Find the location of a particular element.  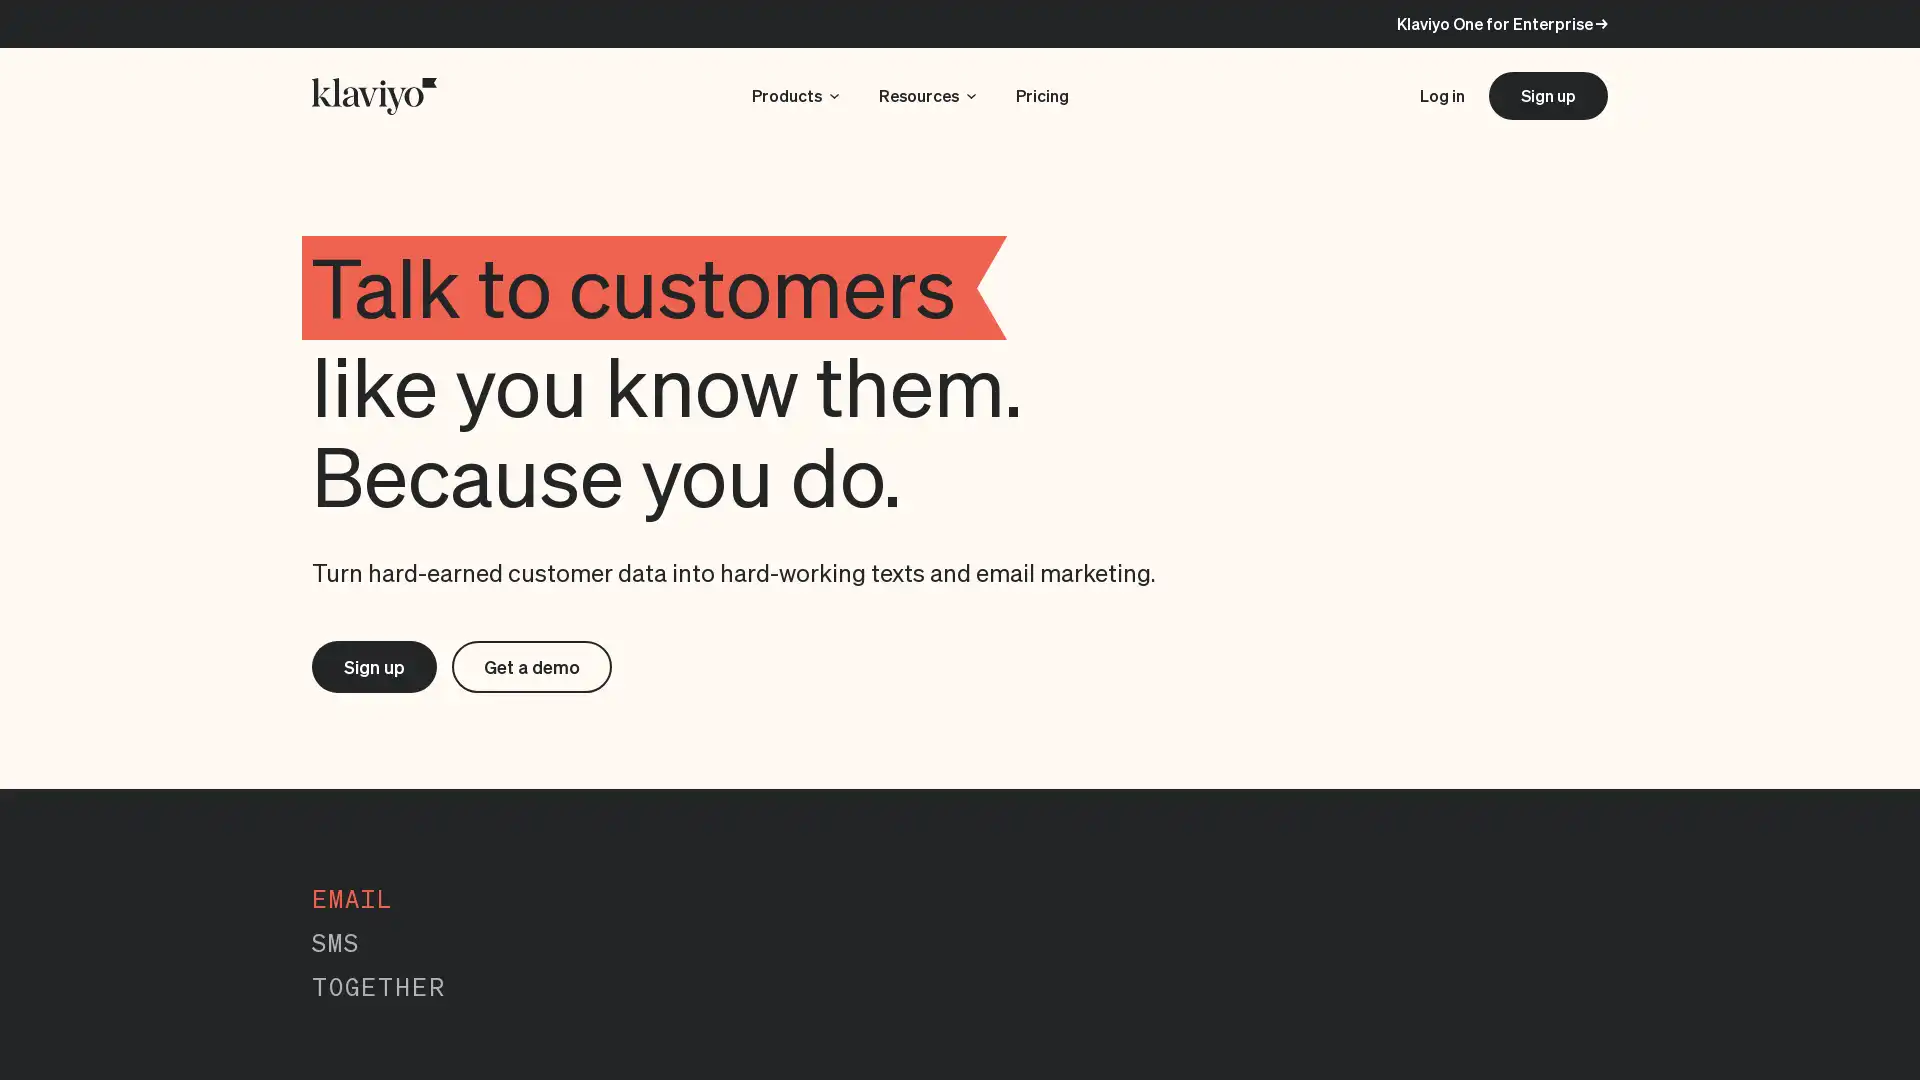

Get a demo is located at coordinates (542, 668).